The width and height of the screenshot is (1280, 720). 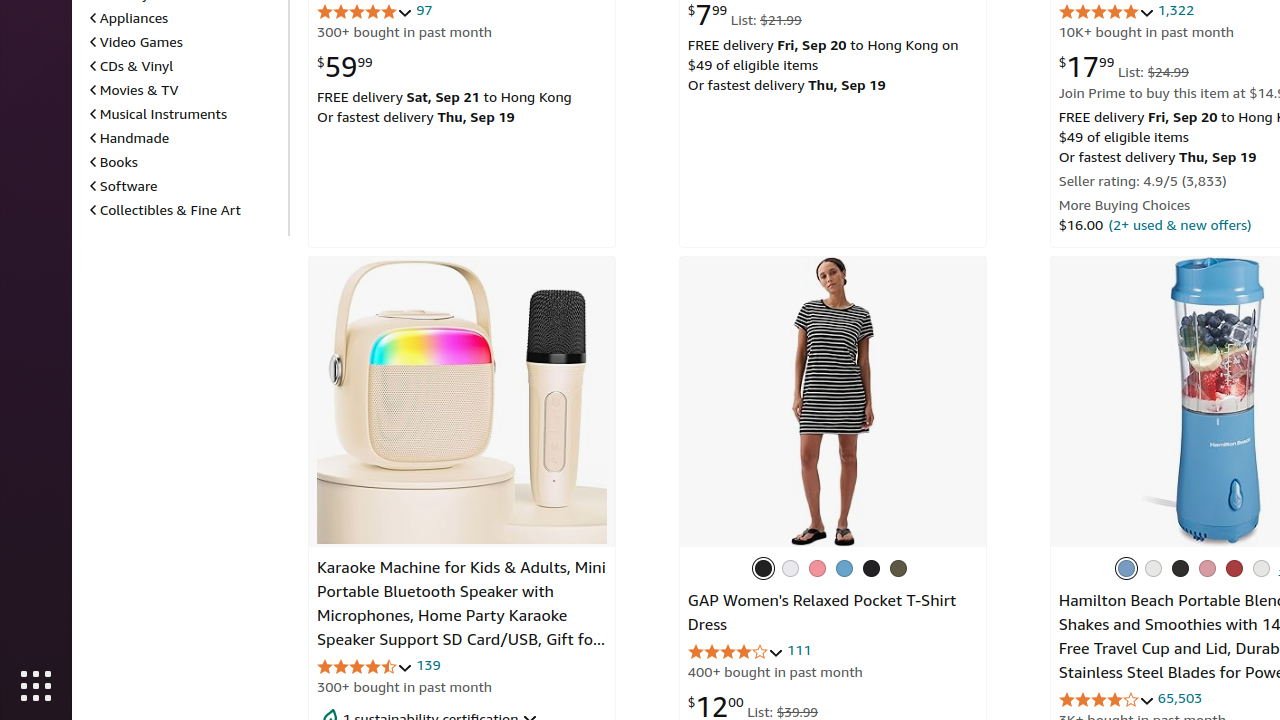 What do you see at coordinates (344, 65) in the screenshot?
I see `'$59.99'` at bounding box center [344, 65].